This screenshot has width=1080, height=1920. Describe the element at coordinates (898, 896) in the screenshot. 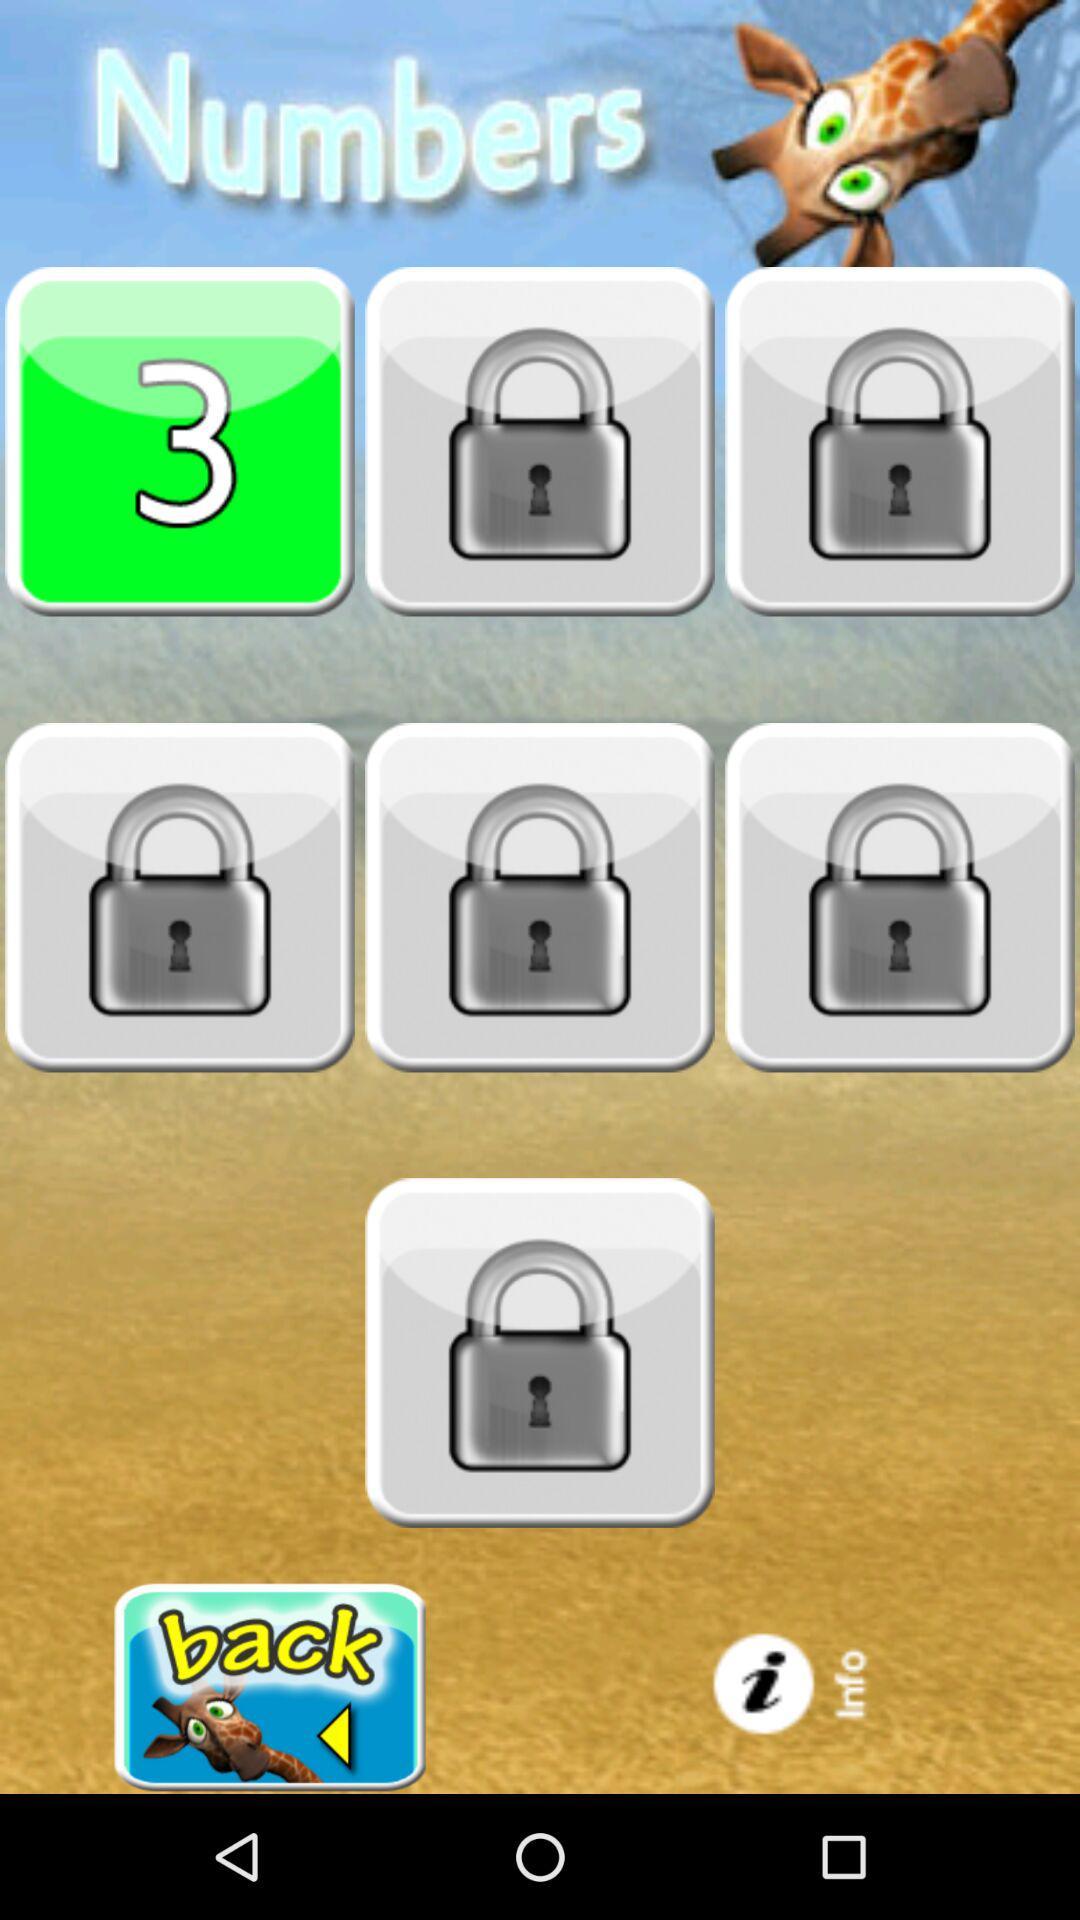

I see `unlocked level` at that location.